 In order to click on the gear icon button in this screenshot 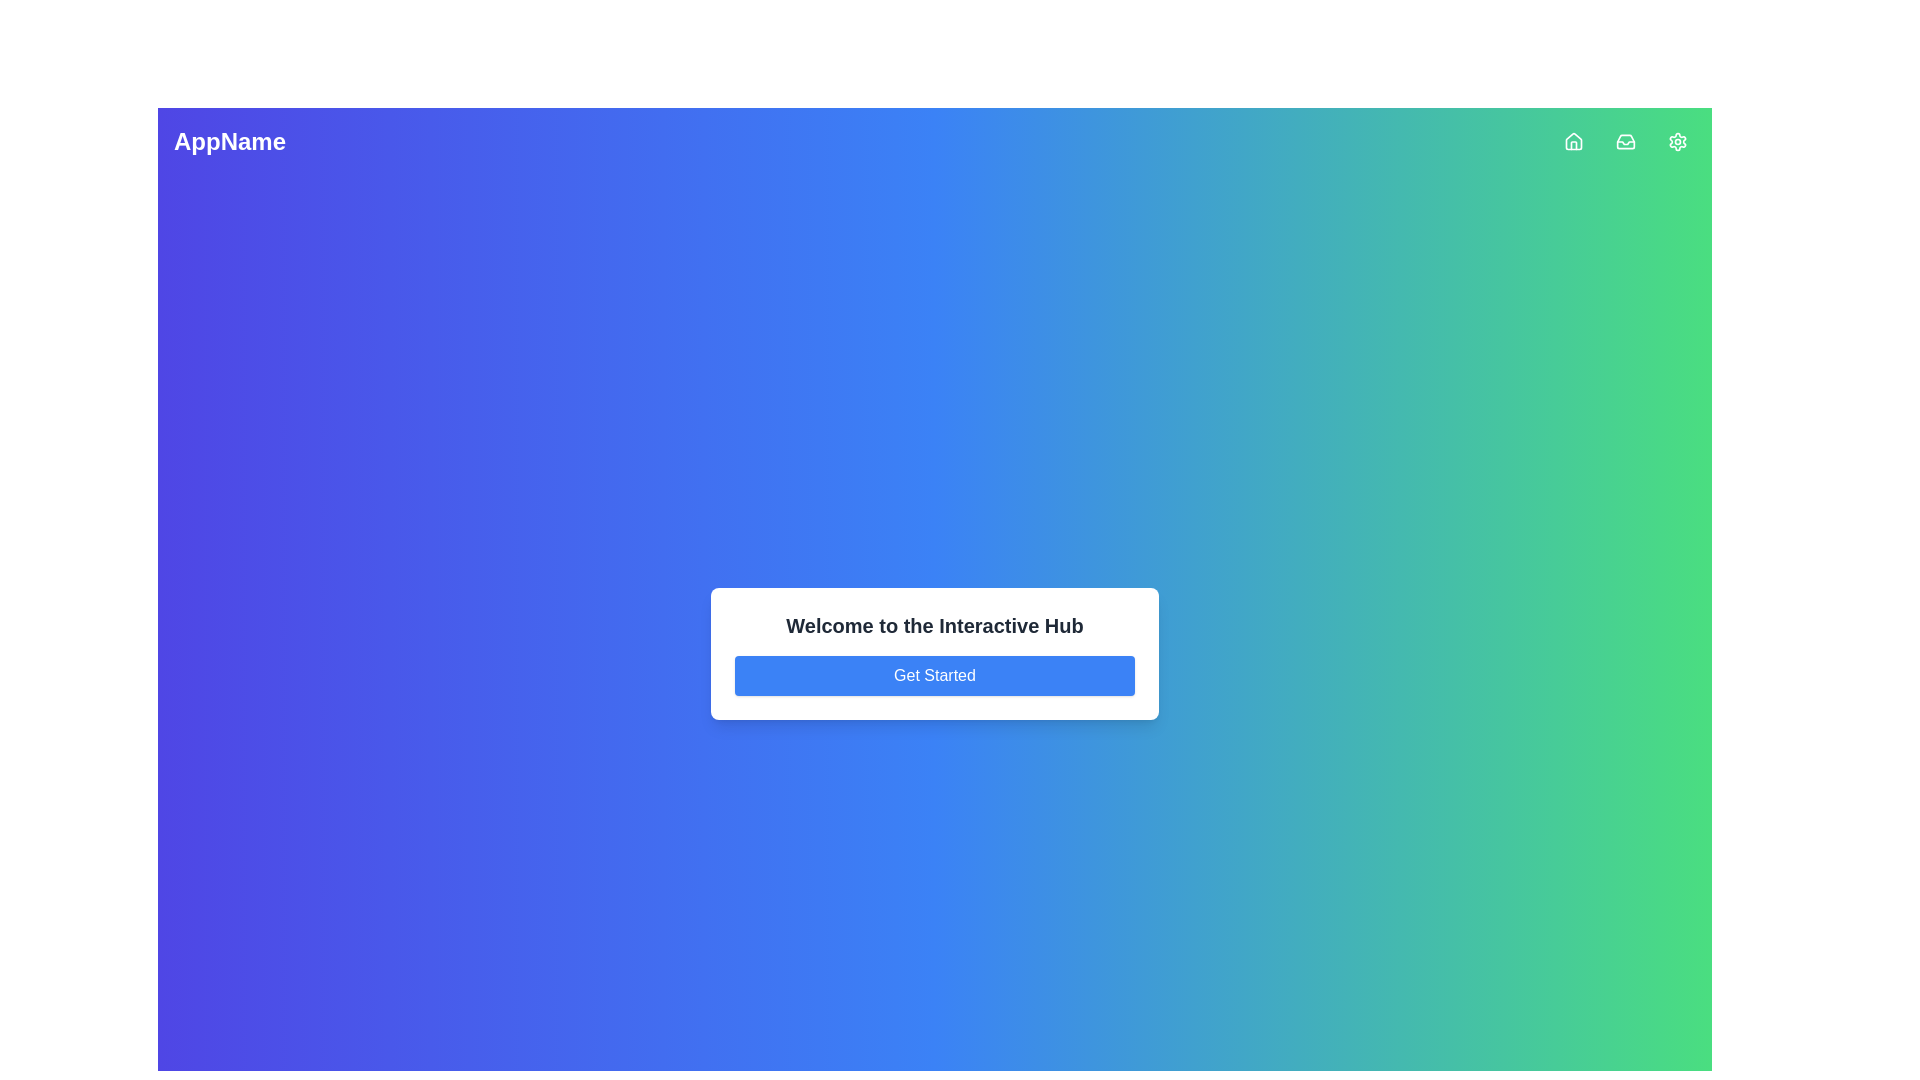, I will do `click(1678, 141)`.